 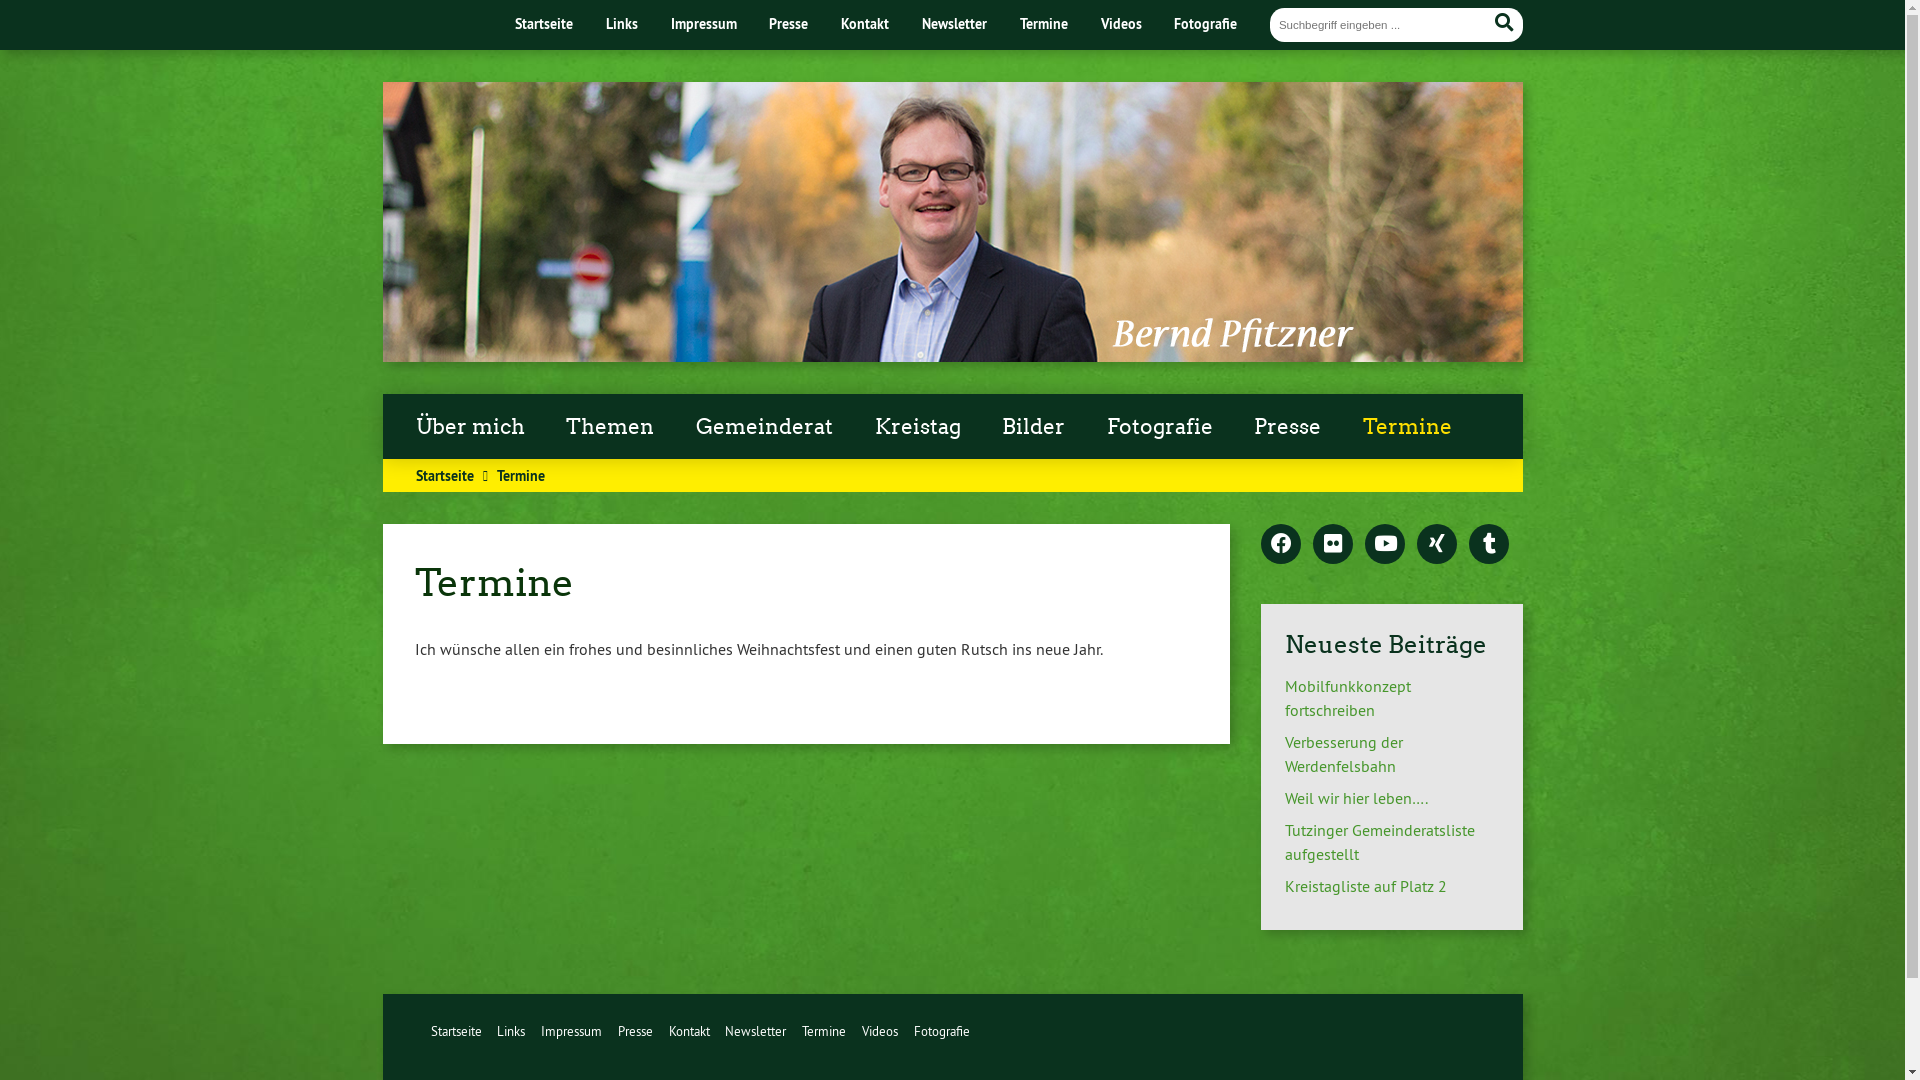 What do you see at coordinates (621, 23) in the screenshot?
I see `'Links'` at bounding box center [621, 23].